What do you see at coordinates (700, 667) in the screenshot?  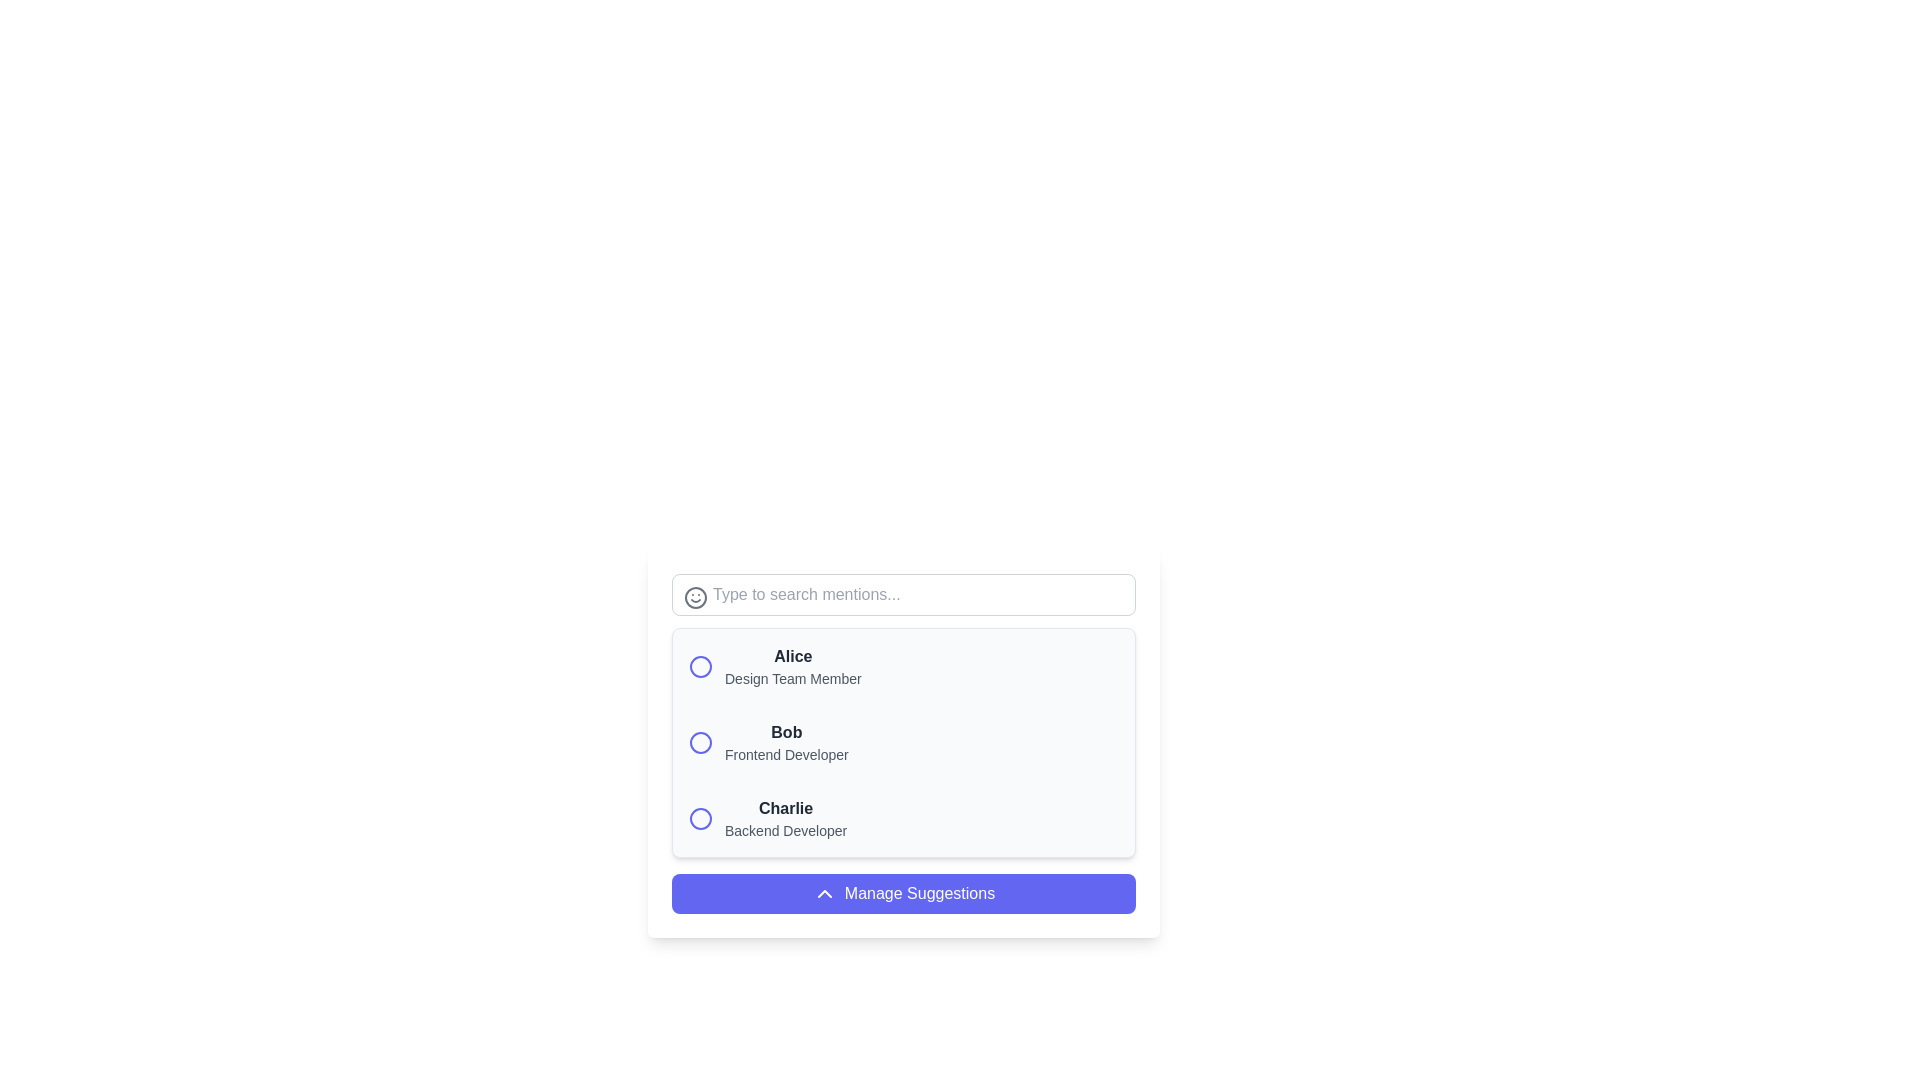 I see `the circular indigo icon located at the leftmost side of the first item in a vertically stacked list, which precedes the text 'Alice' and 'Design Team Member'` at bounding box center [700, 667].